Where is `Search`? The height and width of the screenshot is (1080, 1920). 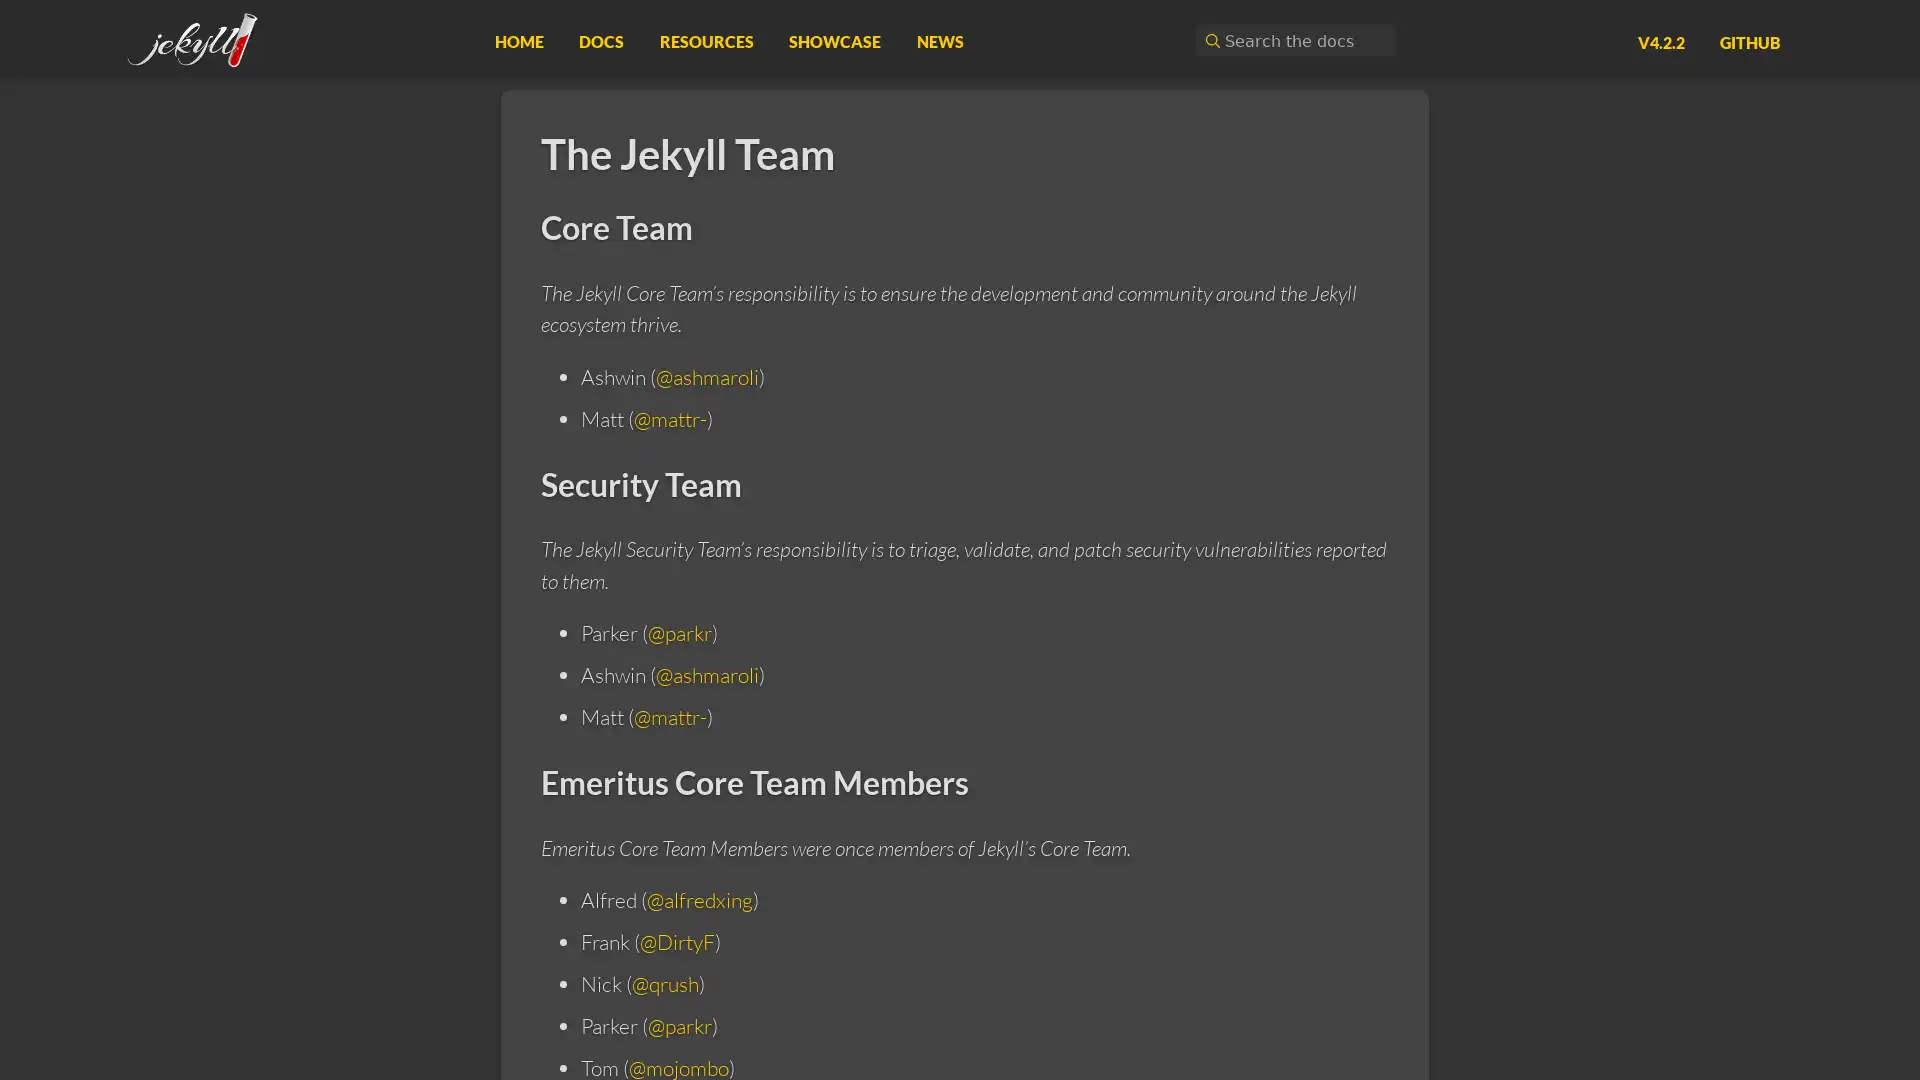
Search is located at coordinates (1209, 40).